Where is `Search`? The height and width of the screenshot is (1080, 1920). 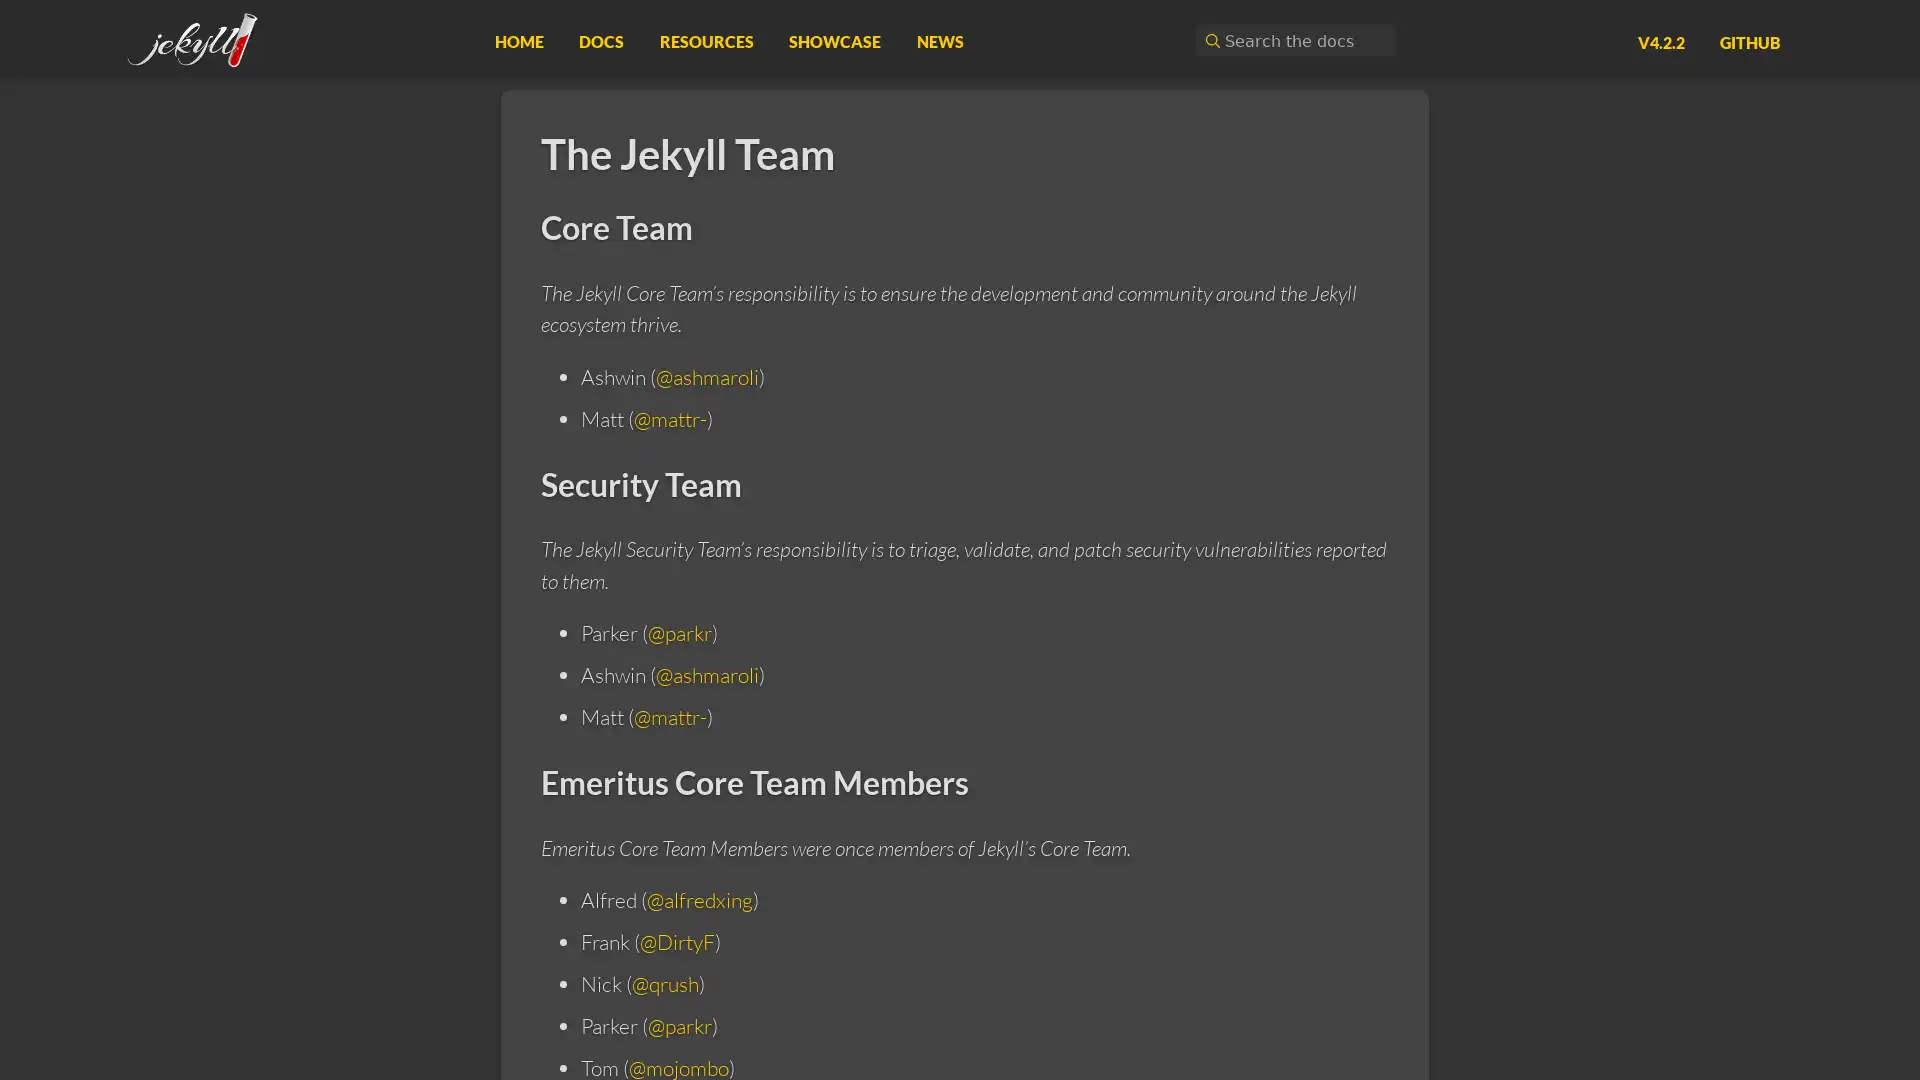
Search is located at coordinates (1209, 40).